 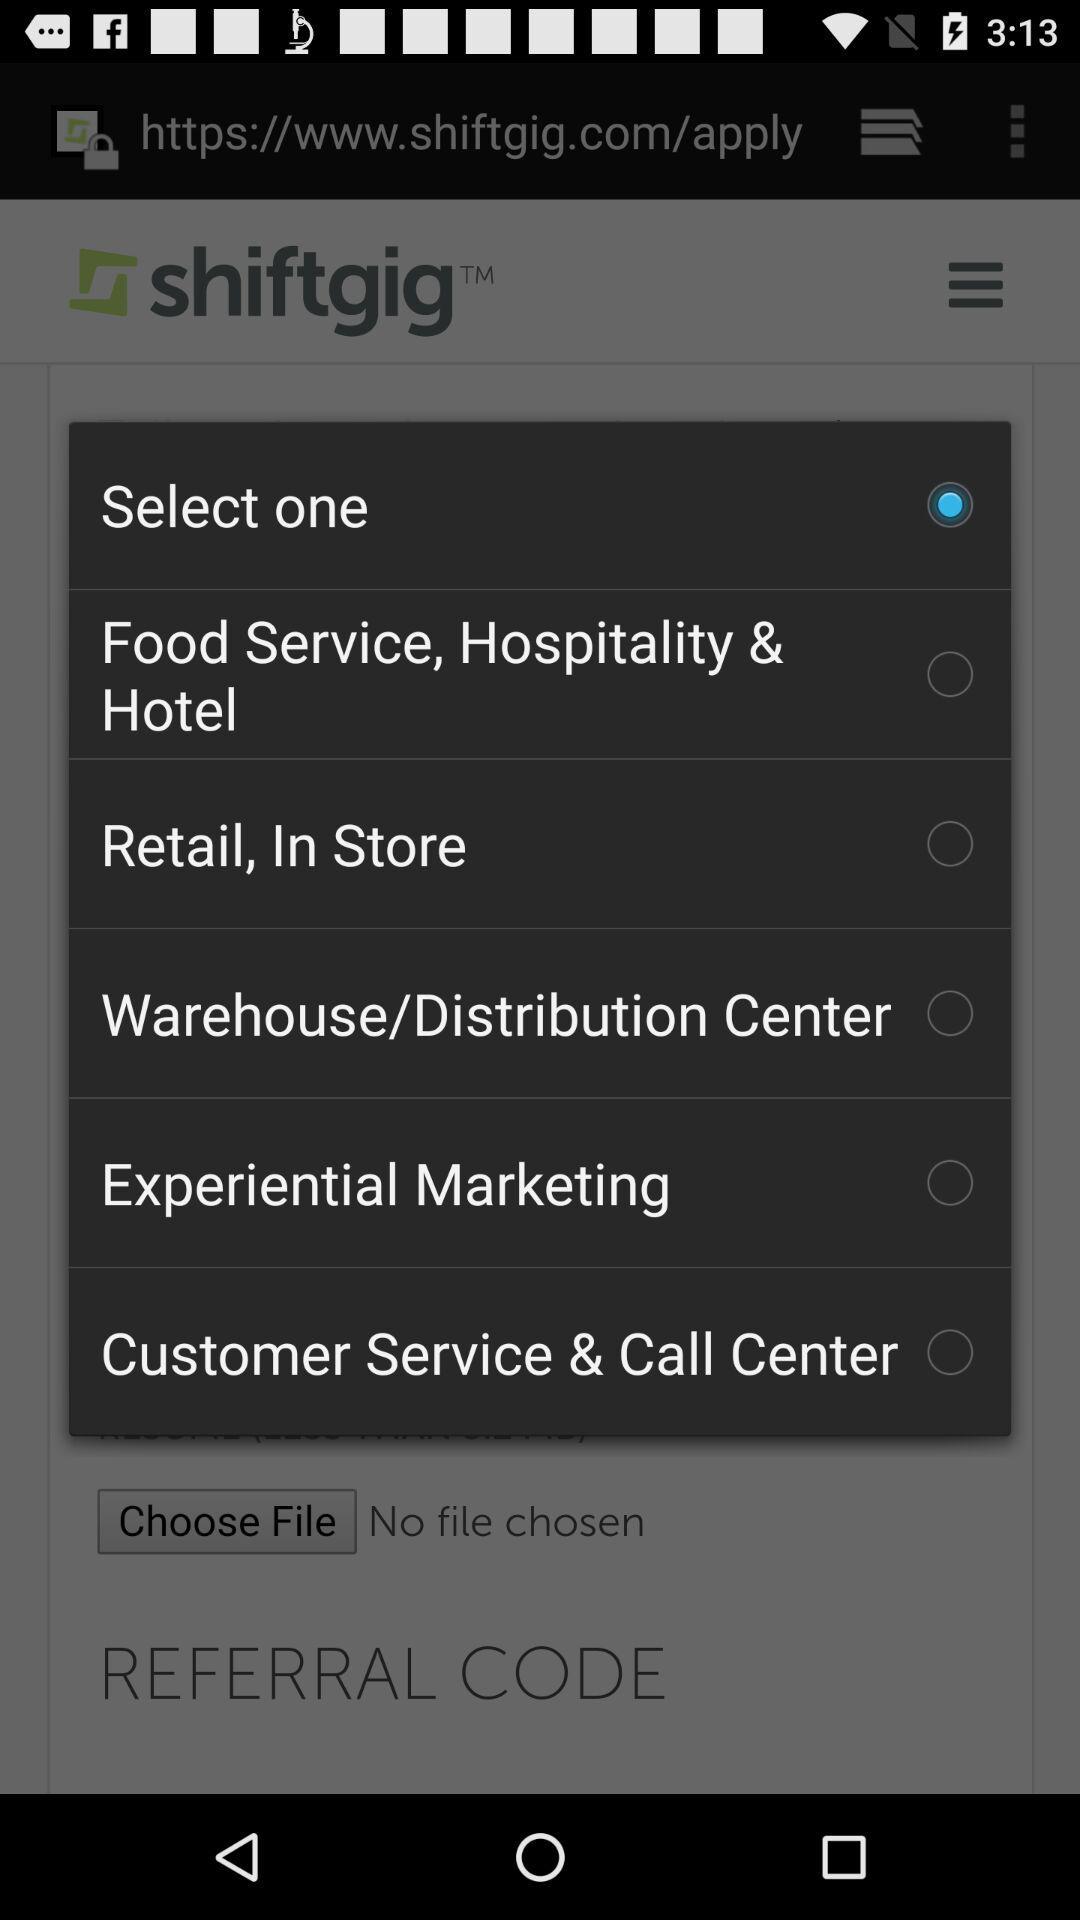 What do you see at coordinates (540, 843) in the screenshot?
I see `the retail, in store checkbox` at bounding box center [540, 843].